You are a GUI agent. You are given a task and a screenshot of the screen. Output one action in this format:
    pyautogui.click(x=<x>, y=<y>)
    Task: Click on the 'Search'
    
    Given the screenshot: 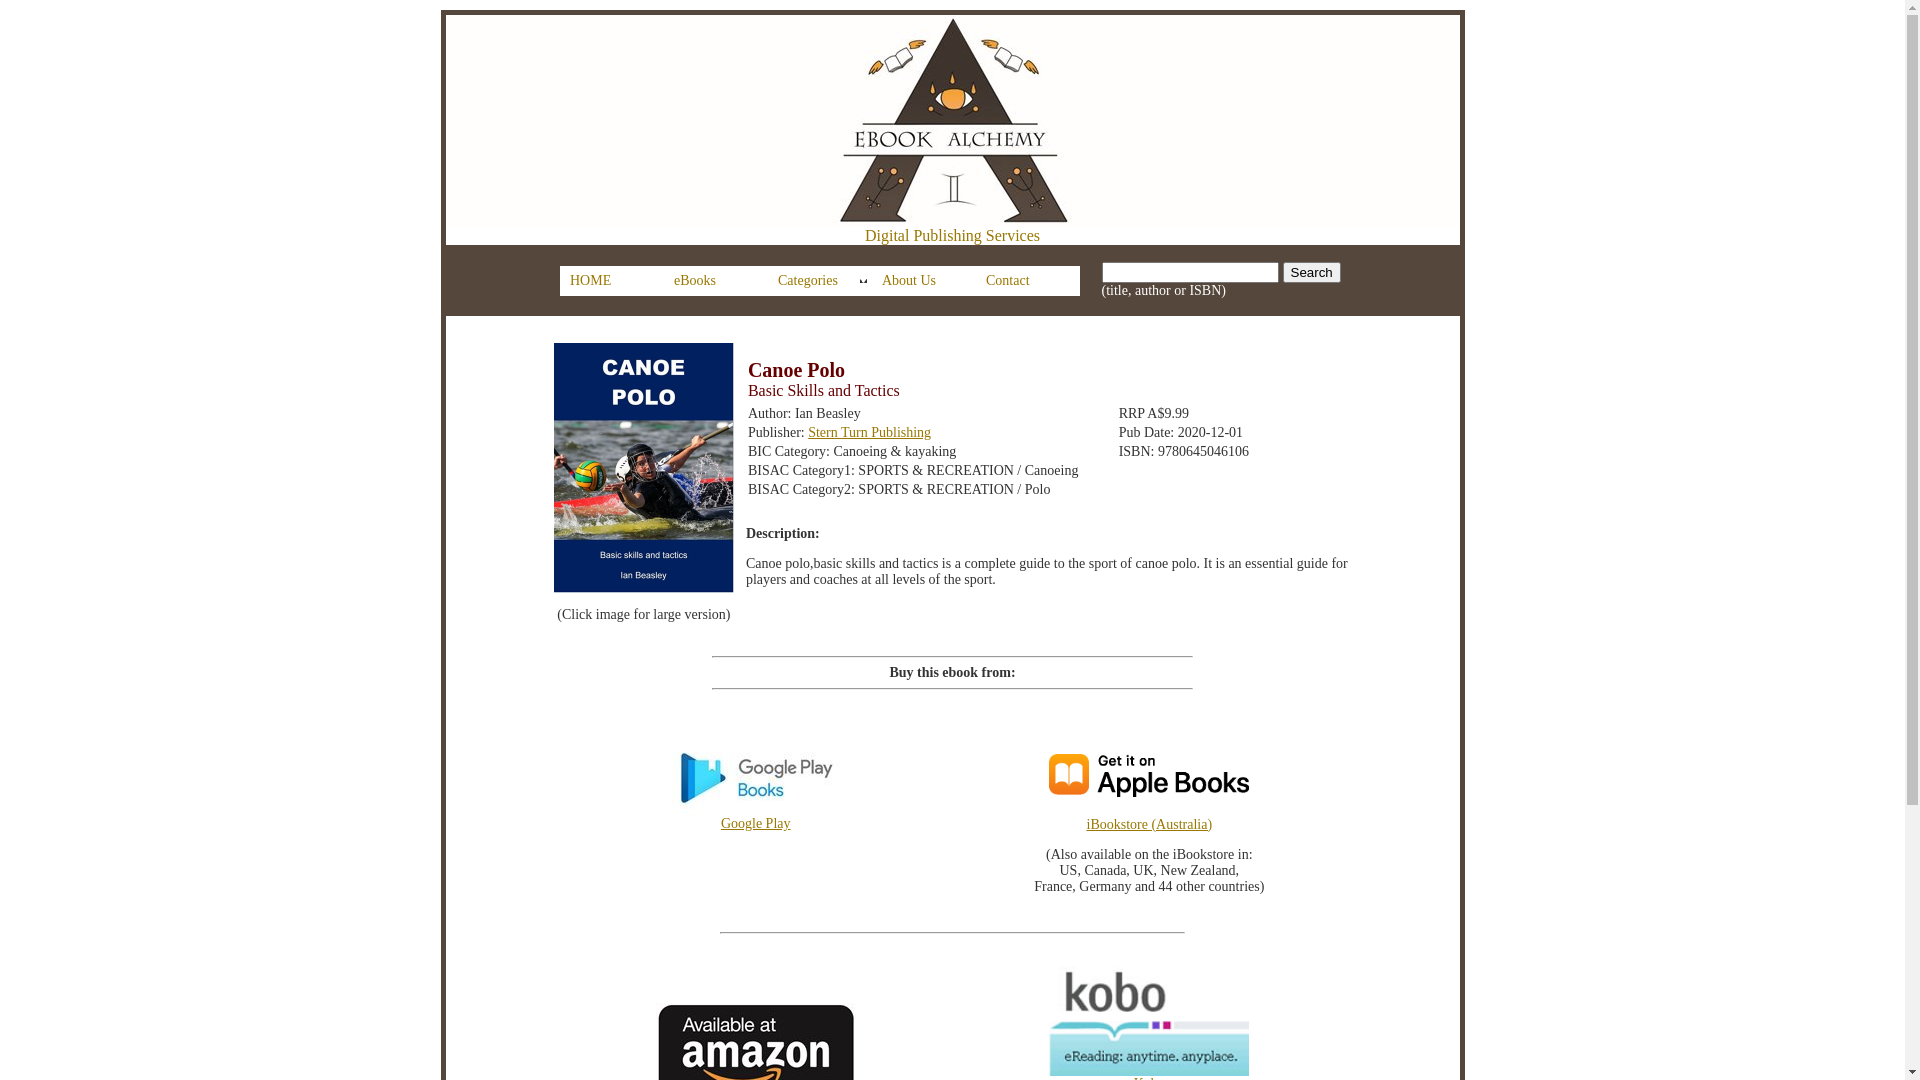 What is the action you would take?
    pyautogui.click(x=1311, y=272)
    